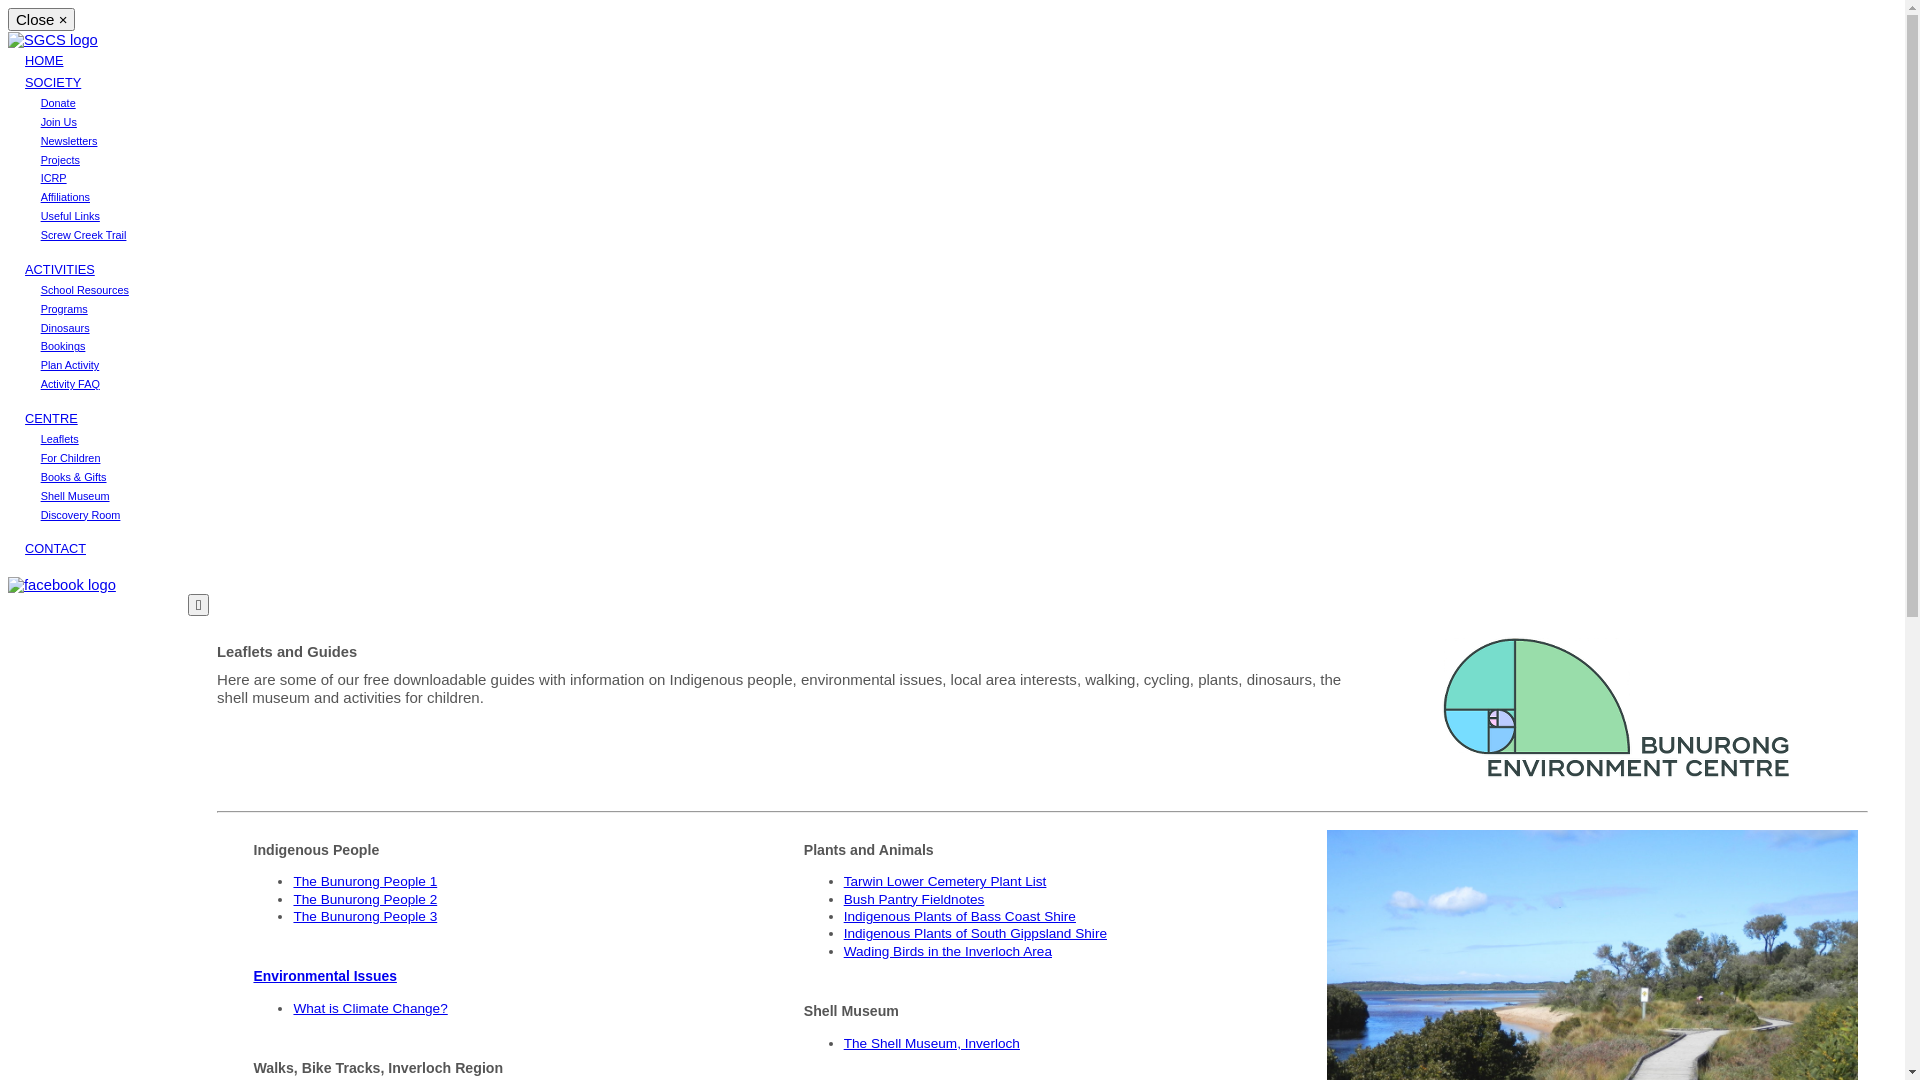 Image resolution: width=1920 pixels, height=1080 pixels. I want to click on 'HOME', so click(24, 59).